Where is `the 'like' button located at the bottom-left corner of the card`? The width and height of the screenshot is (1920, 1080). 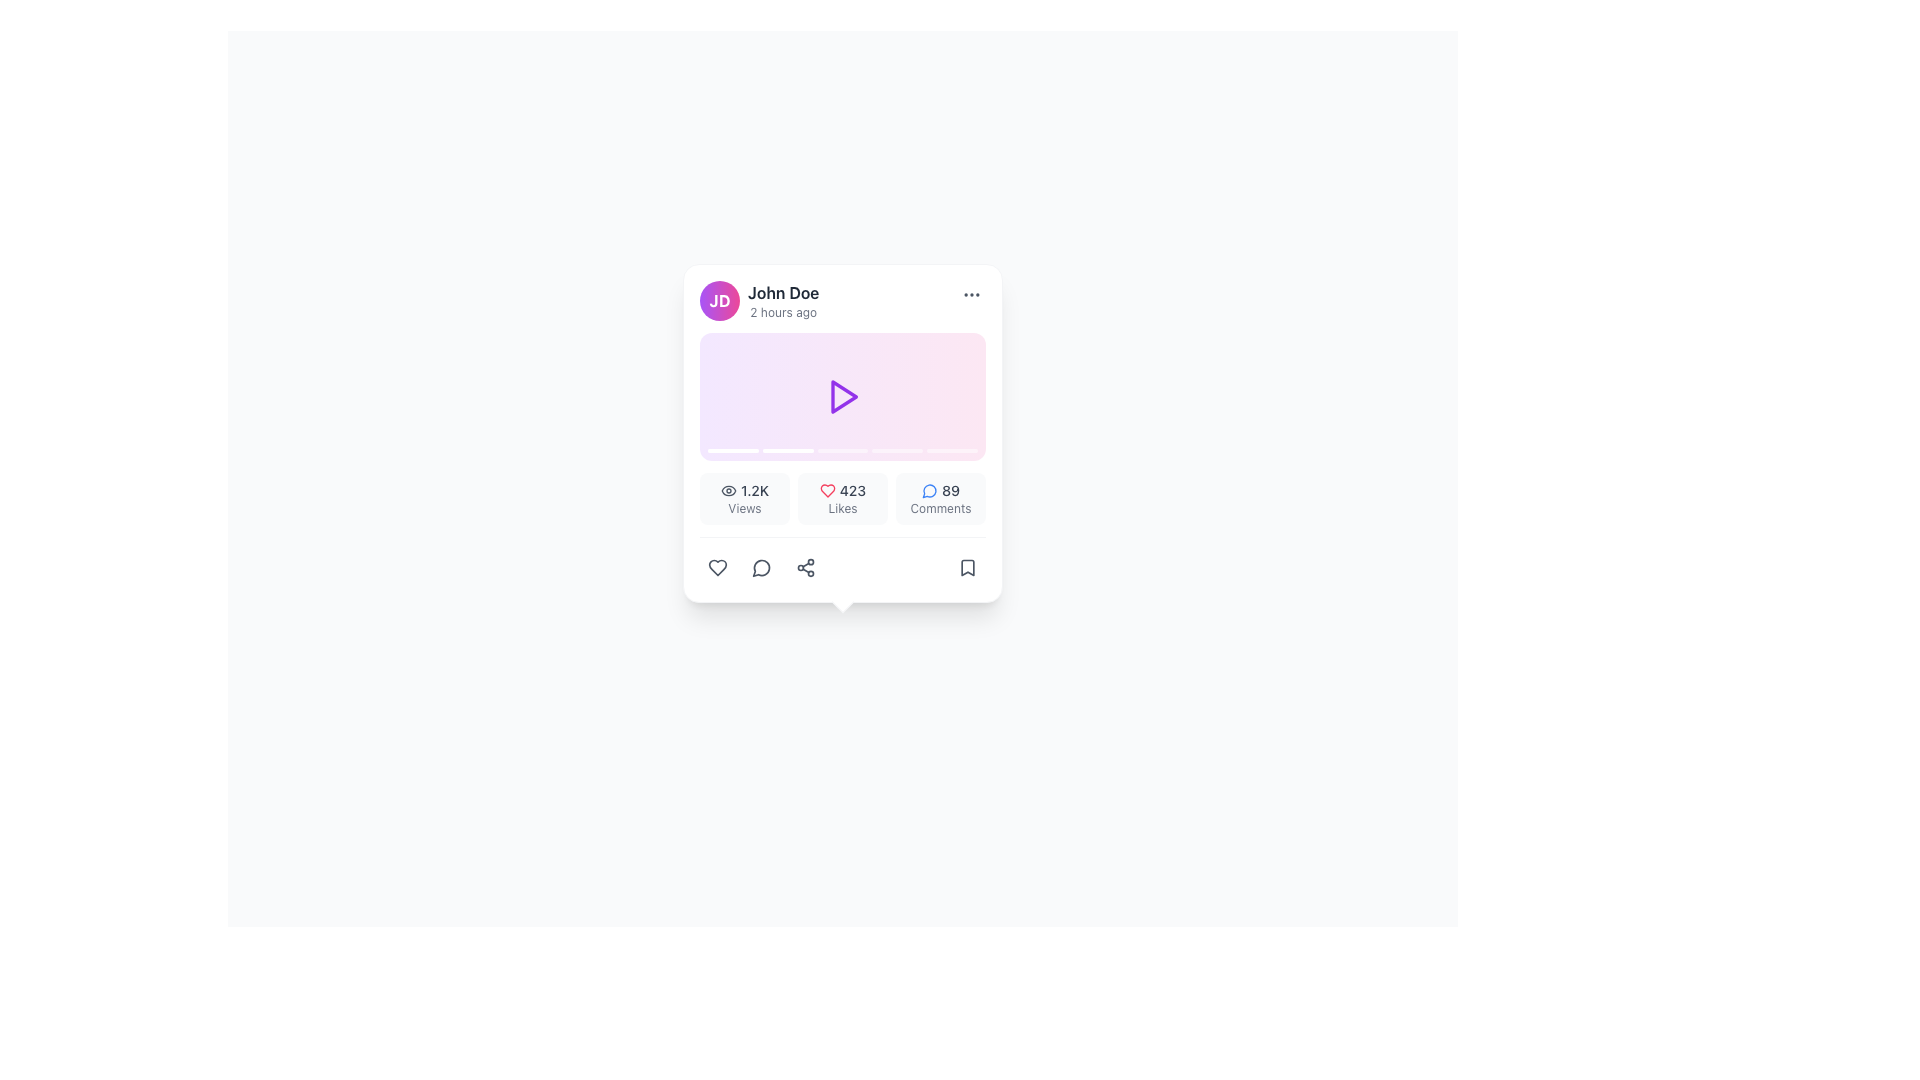
the 'like' button located at the bottom-left corner of the card is located at coordinates (718, 567).